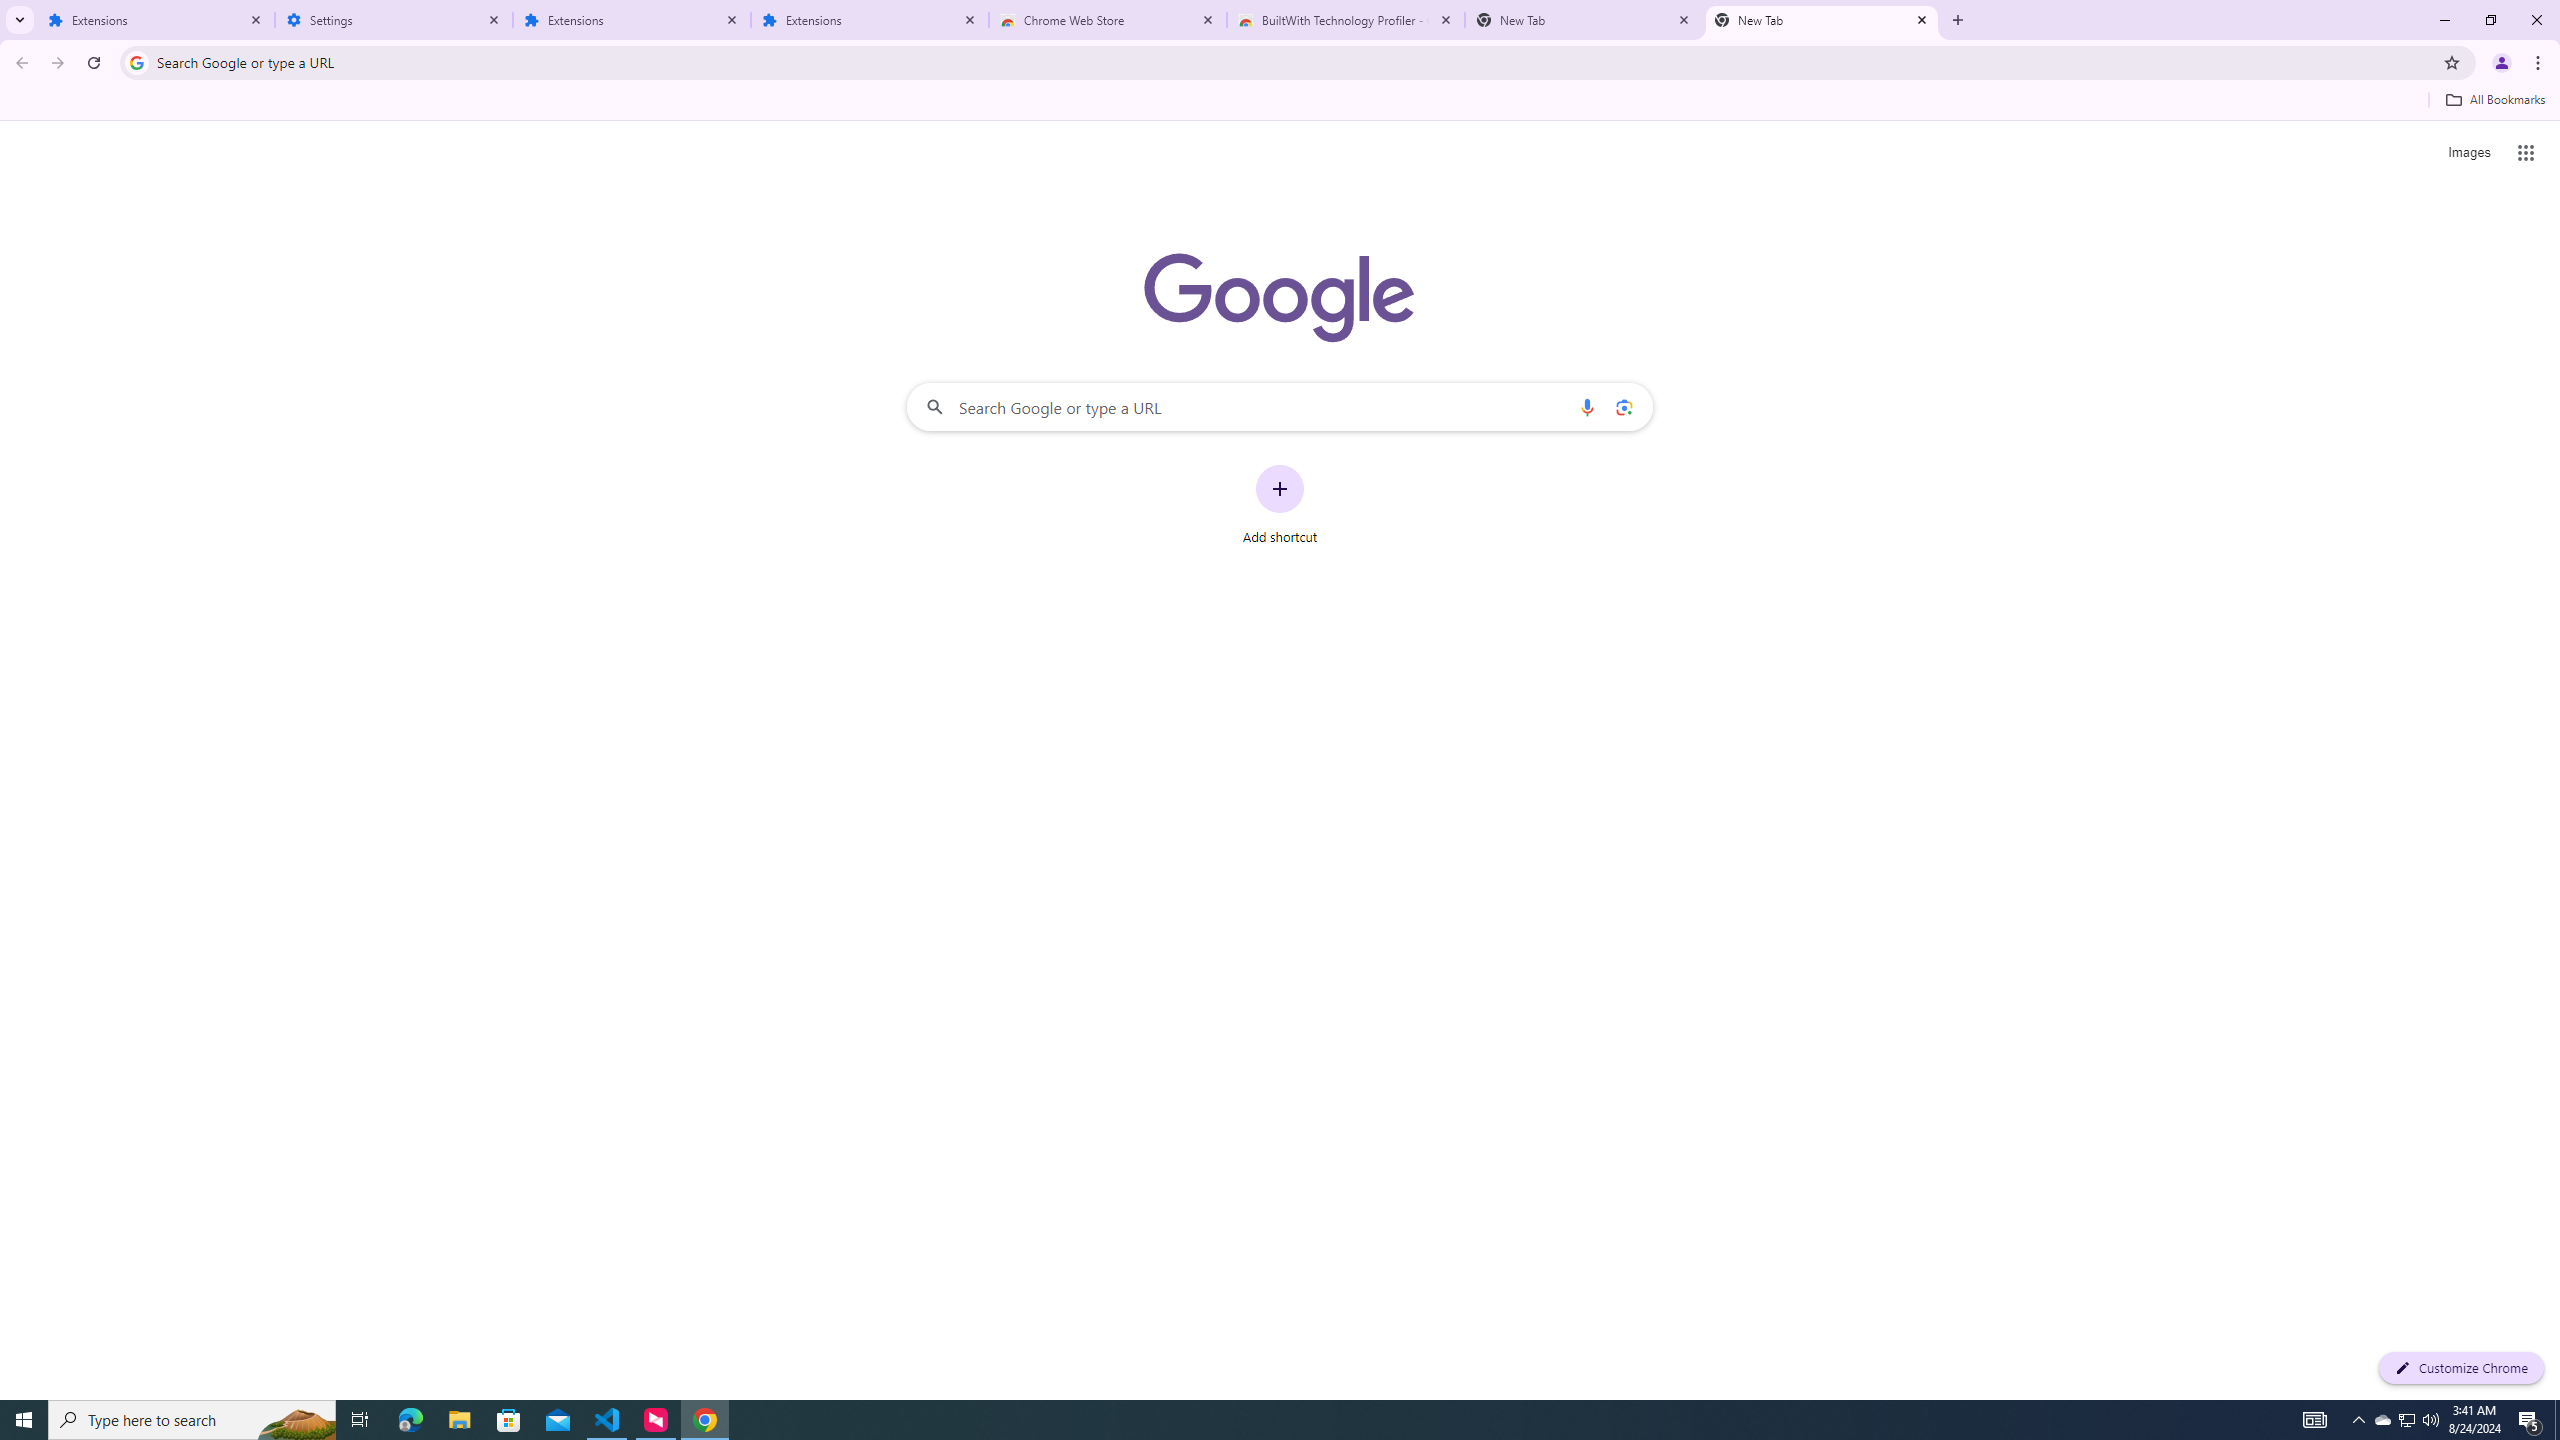 The width and height of the screenshot is (2560, 1440). Describe the element at coordinates (135, 61) in the screenshot. I see `'Search icon'` at that location.